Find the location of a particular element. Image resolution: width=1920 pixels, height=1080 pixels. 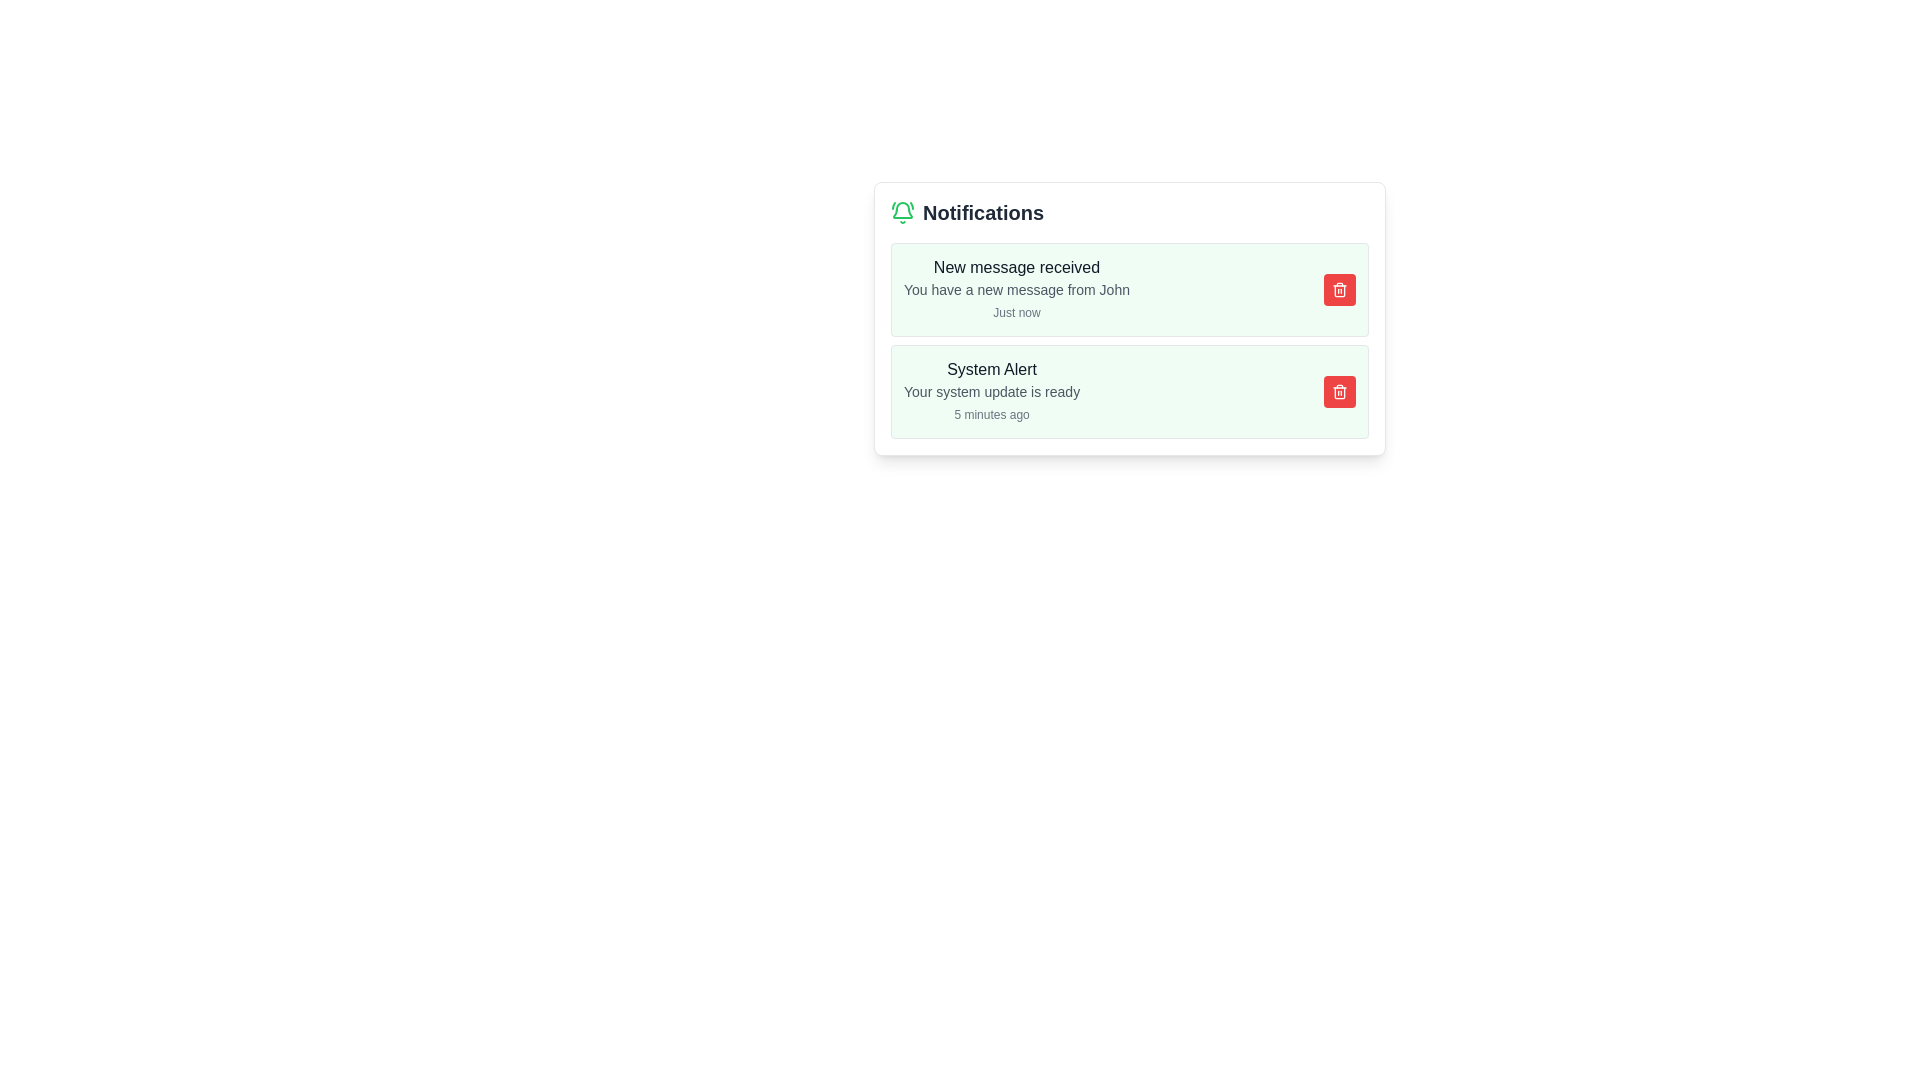

the first Notification Card in the notifications panel is located at coordinates (1129, 289).